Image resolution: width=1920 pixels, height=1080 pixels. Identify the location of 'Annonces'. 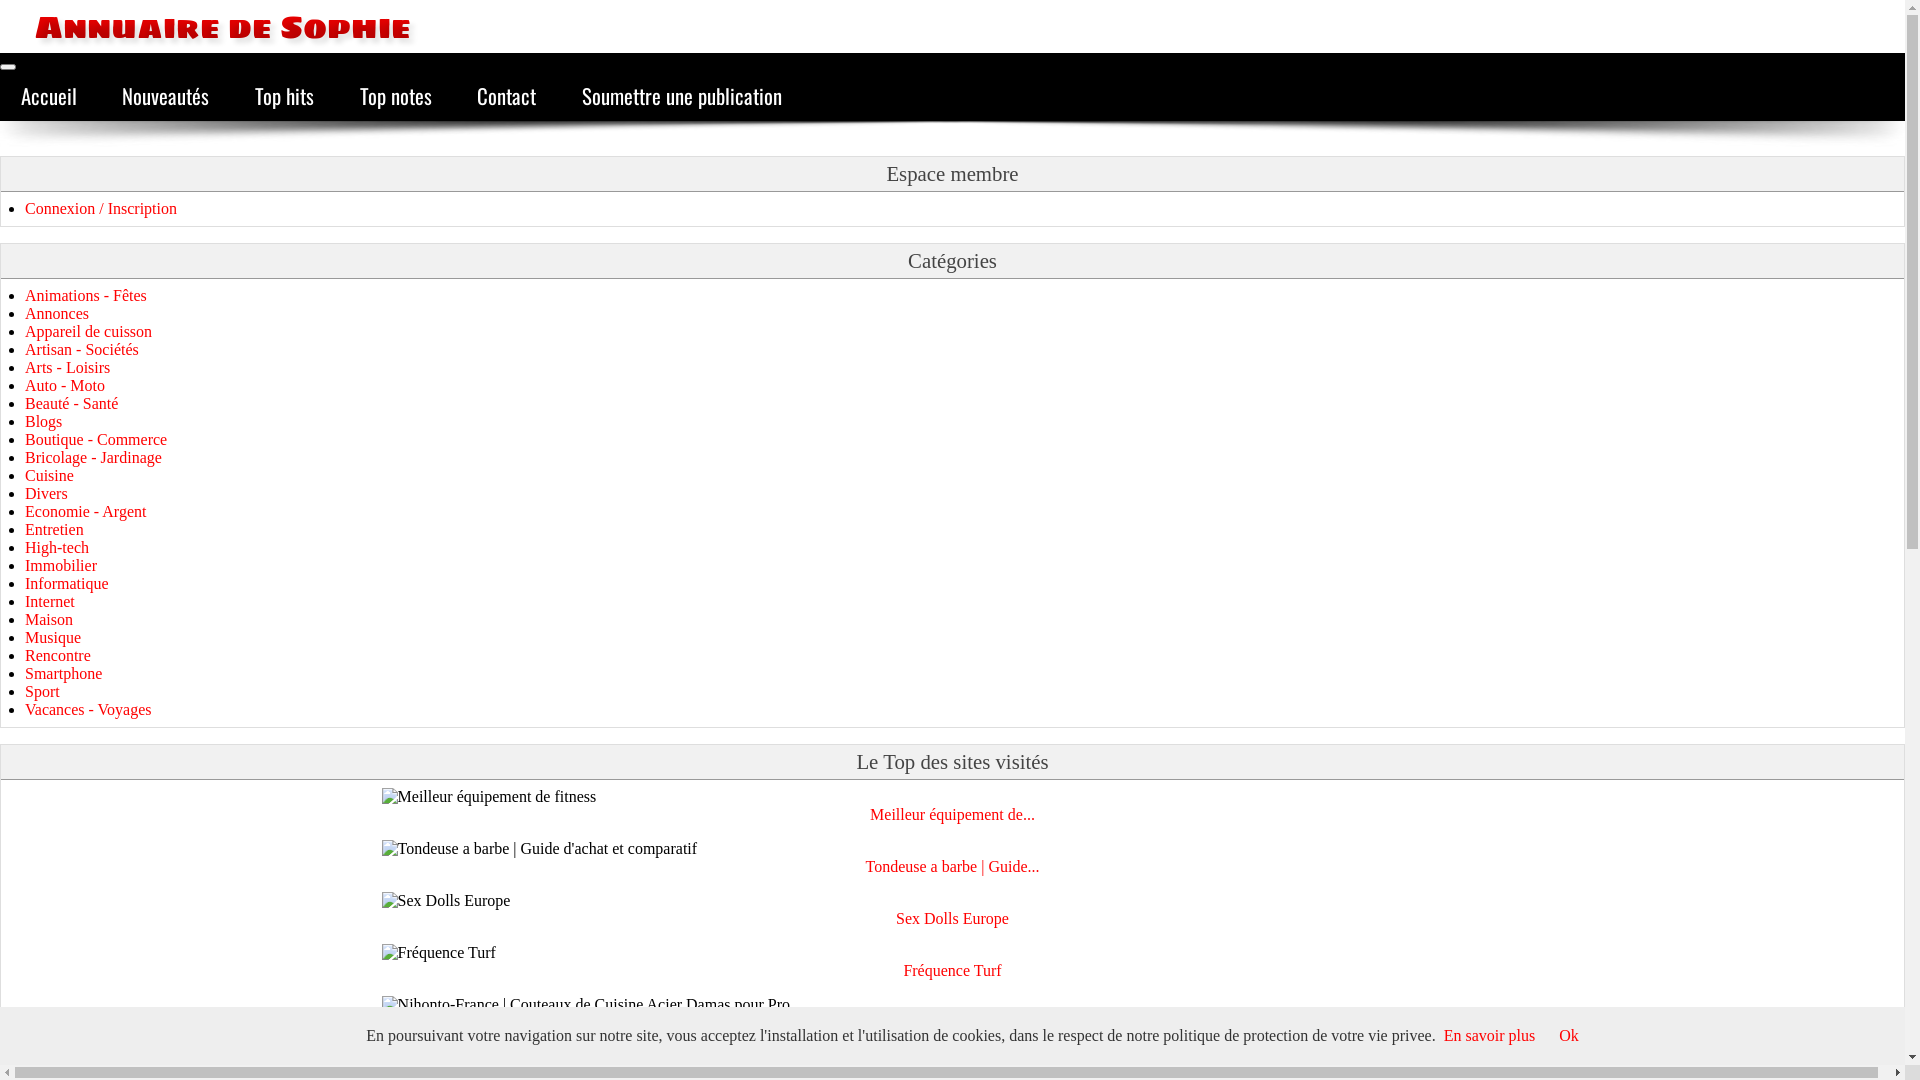
(57, 313).